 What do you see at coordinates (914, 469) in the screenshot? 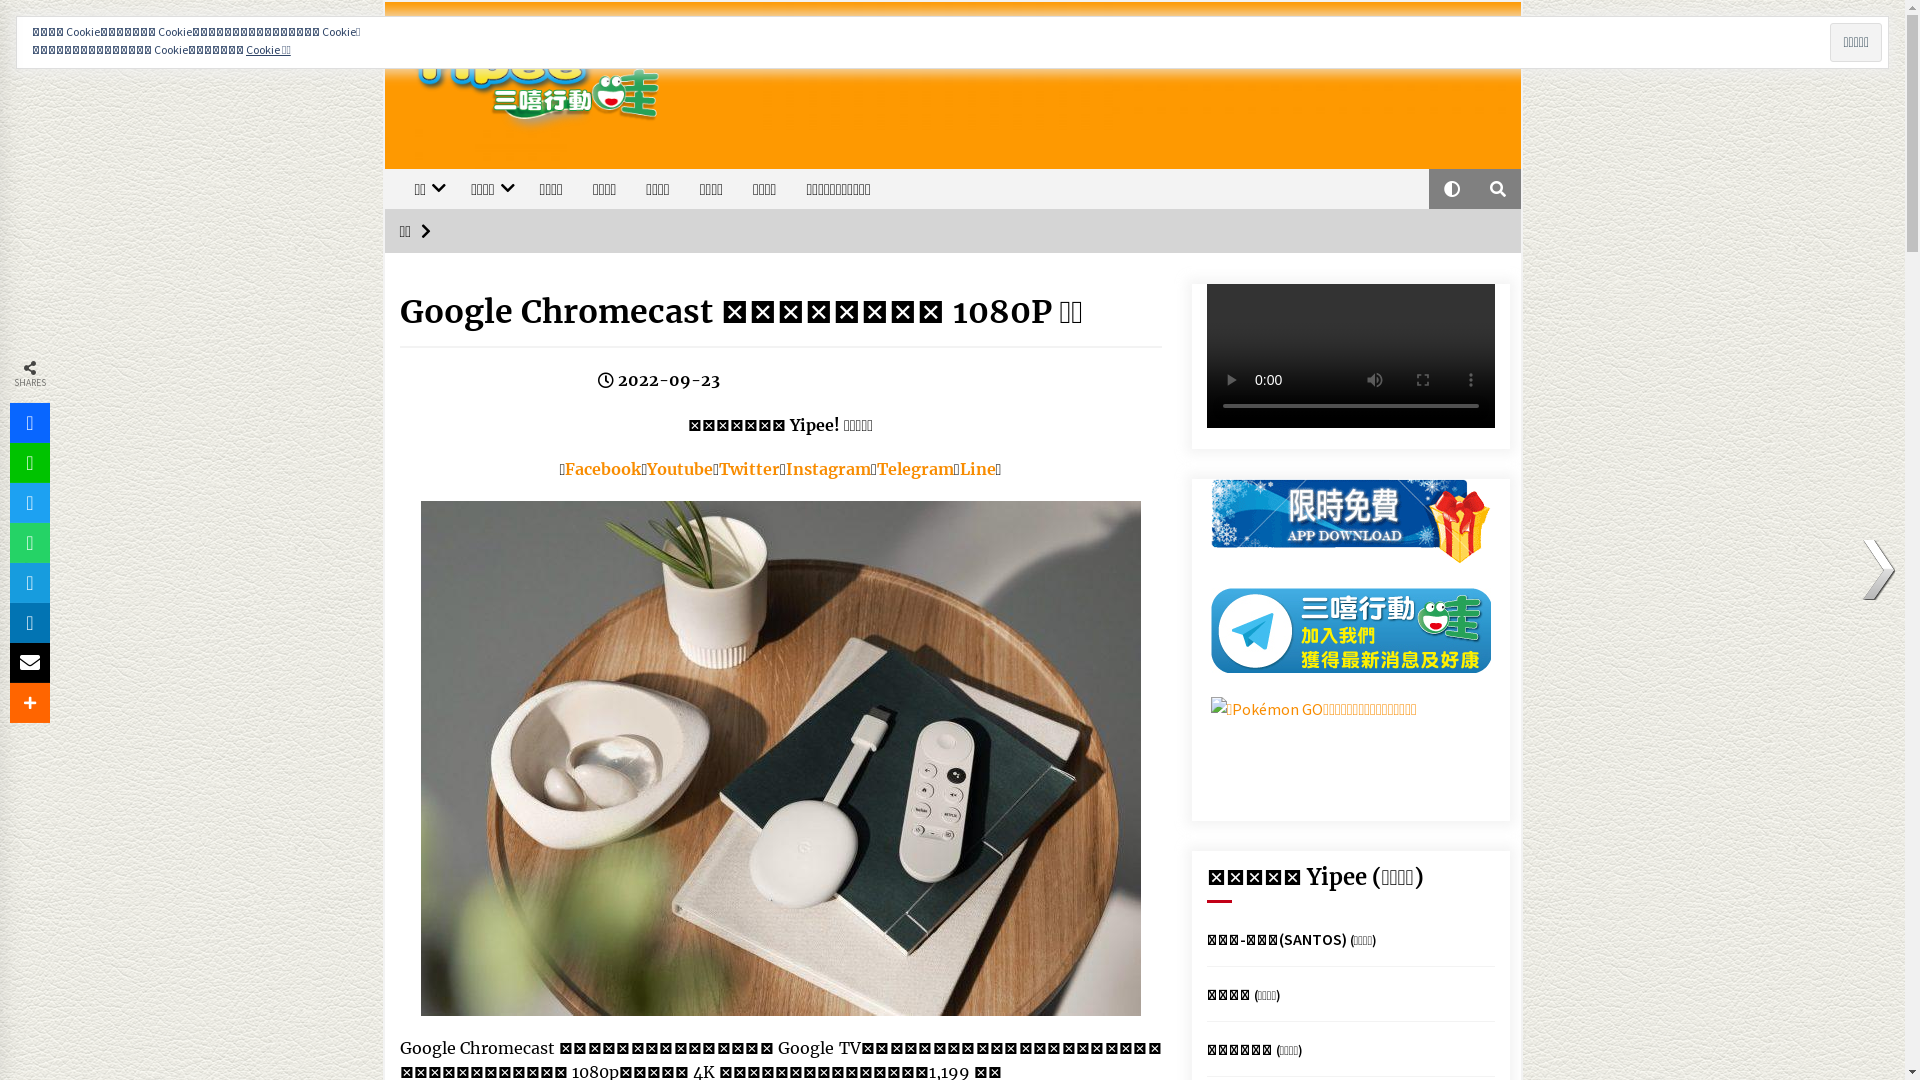
I see `'Telegram'` at bounding box center [914, 469].